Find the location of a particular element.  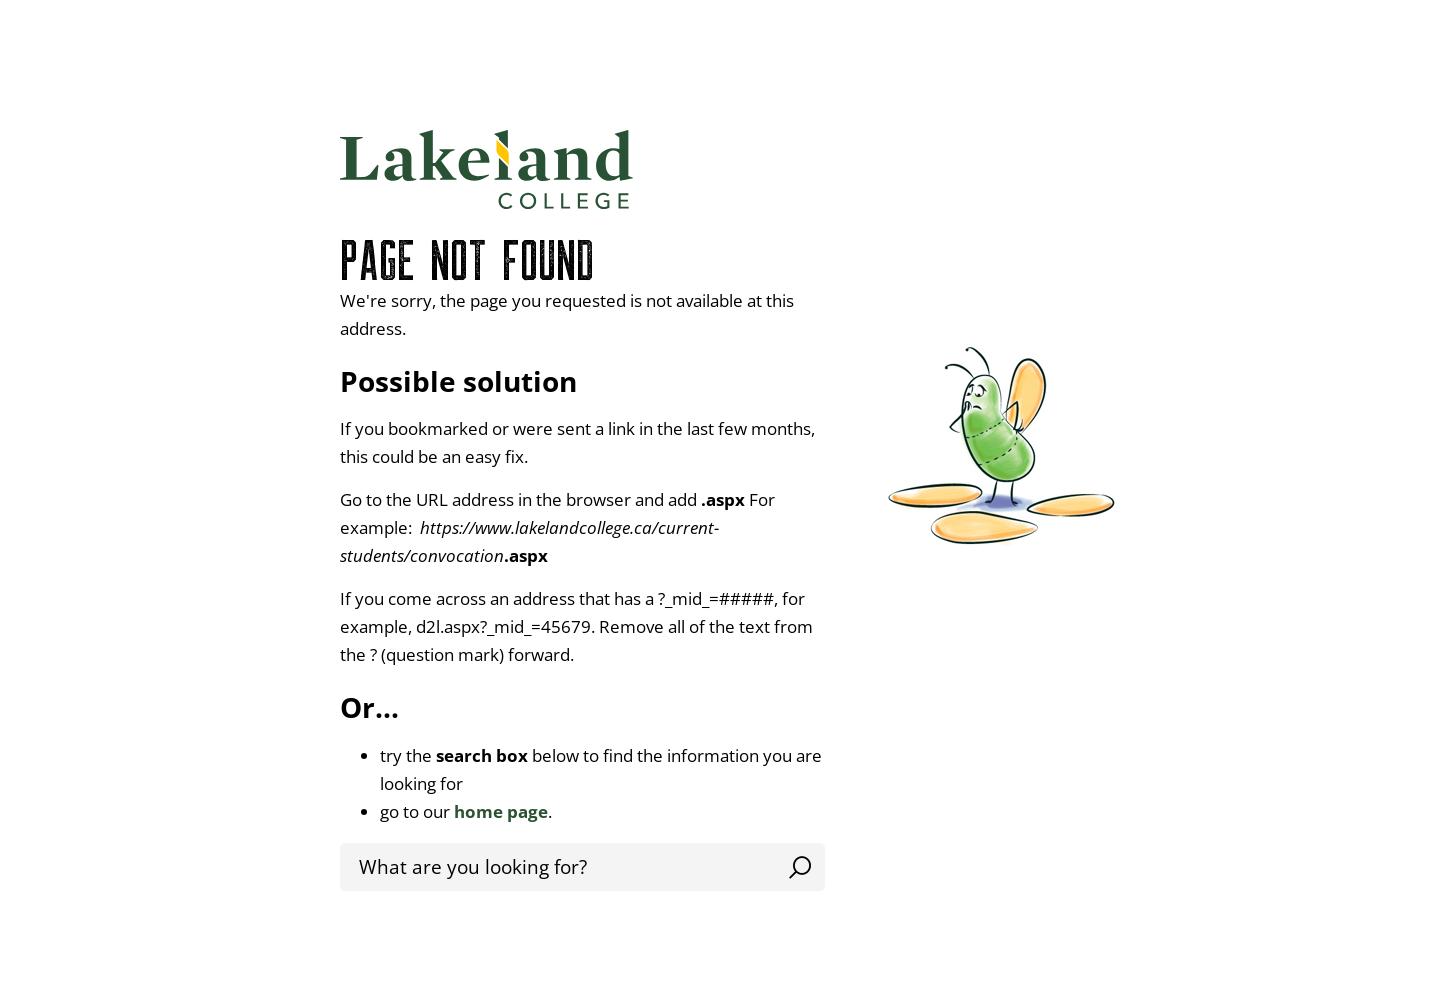

'.' is located at coordinates (549, 811).